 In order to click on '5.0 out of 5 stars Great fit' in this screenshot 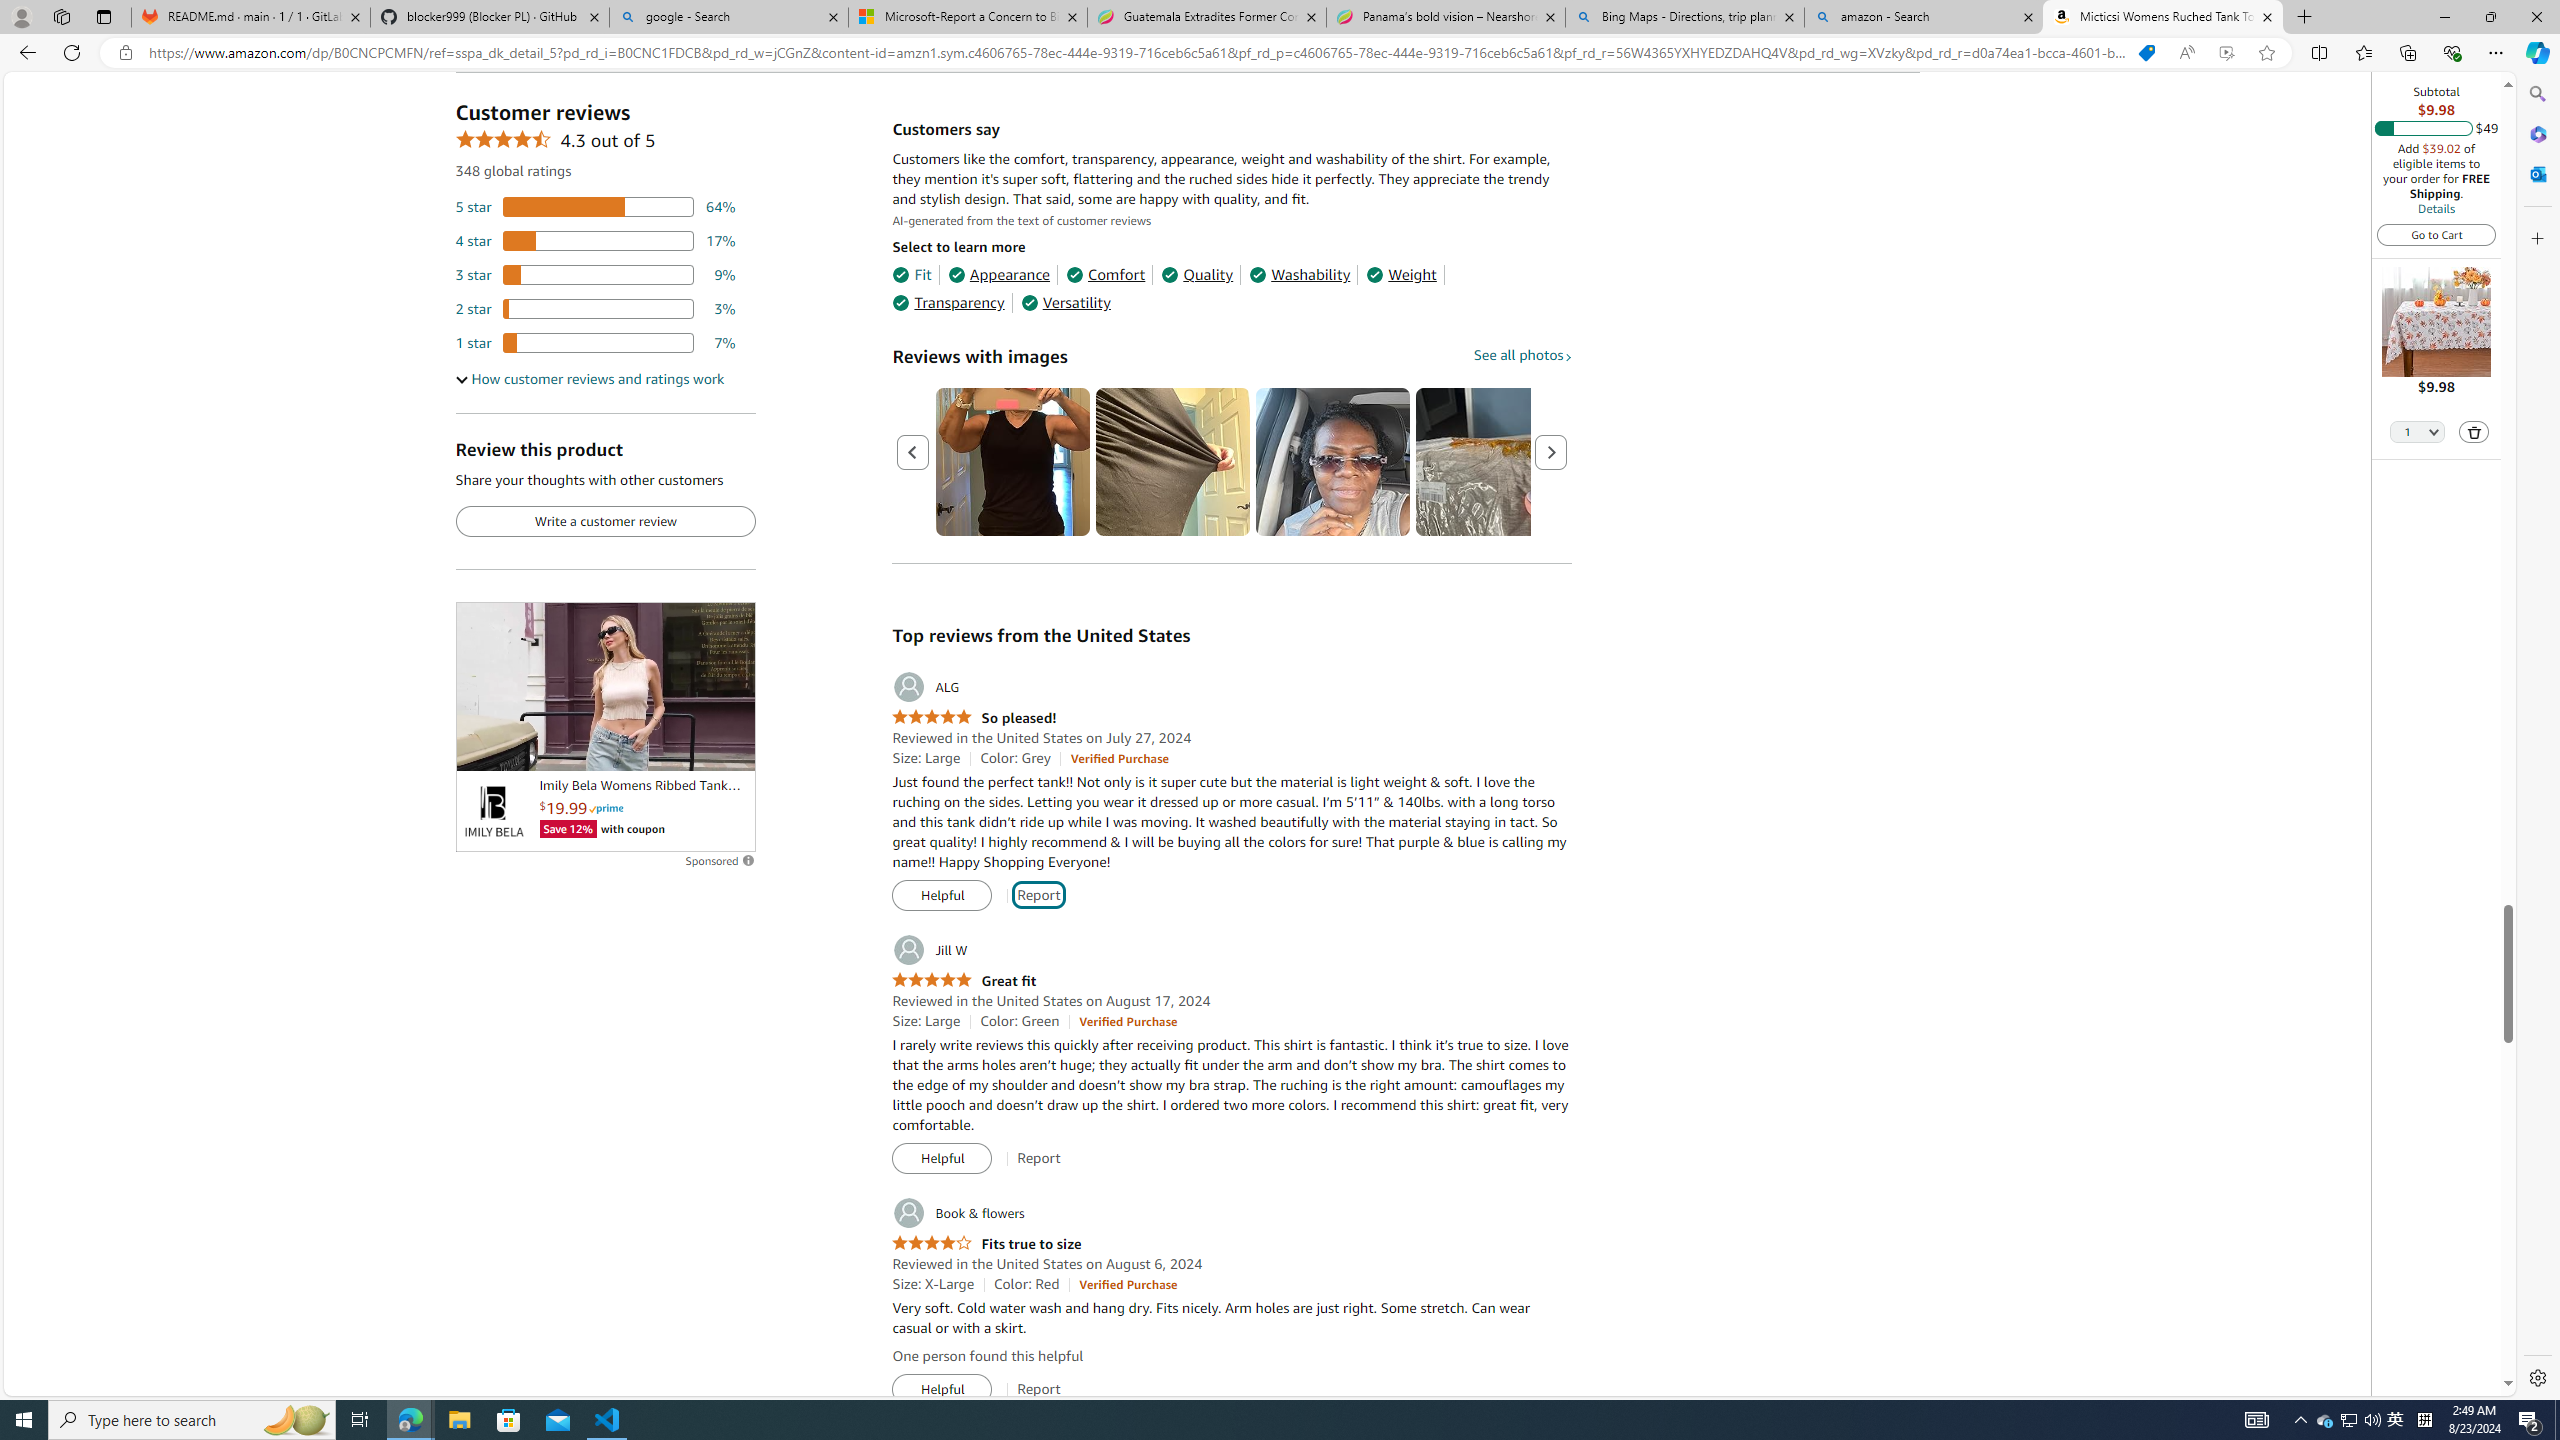, I will do `click(962, 980)`.